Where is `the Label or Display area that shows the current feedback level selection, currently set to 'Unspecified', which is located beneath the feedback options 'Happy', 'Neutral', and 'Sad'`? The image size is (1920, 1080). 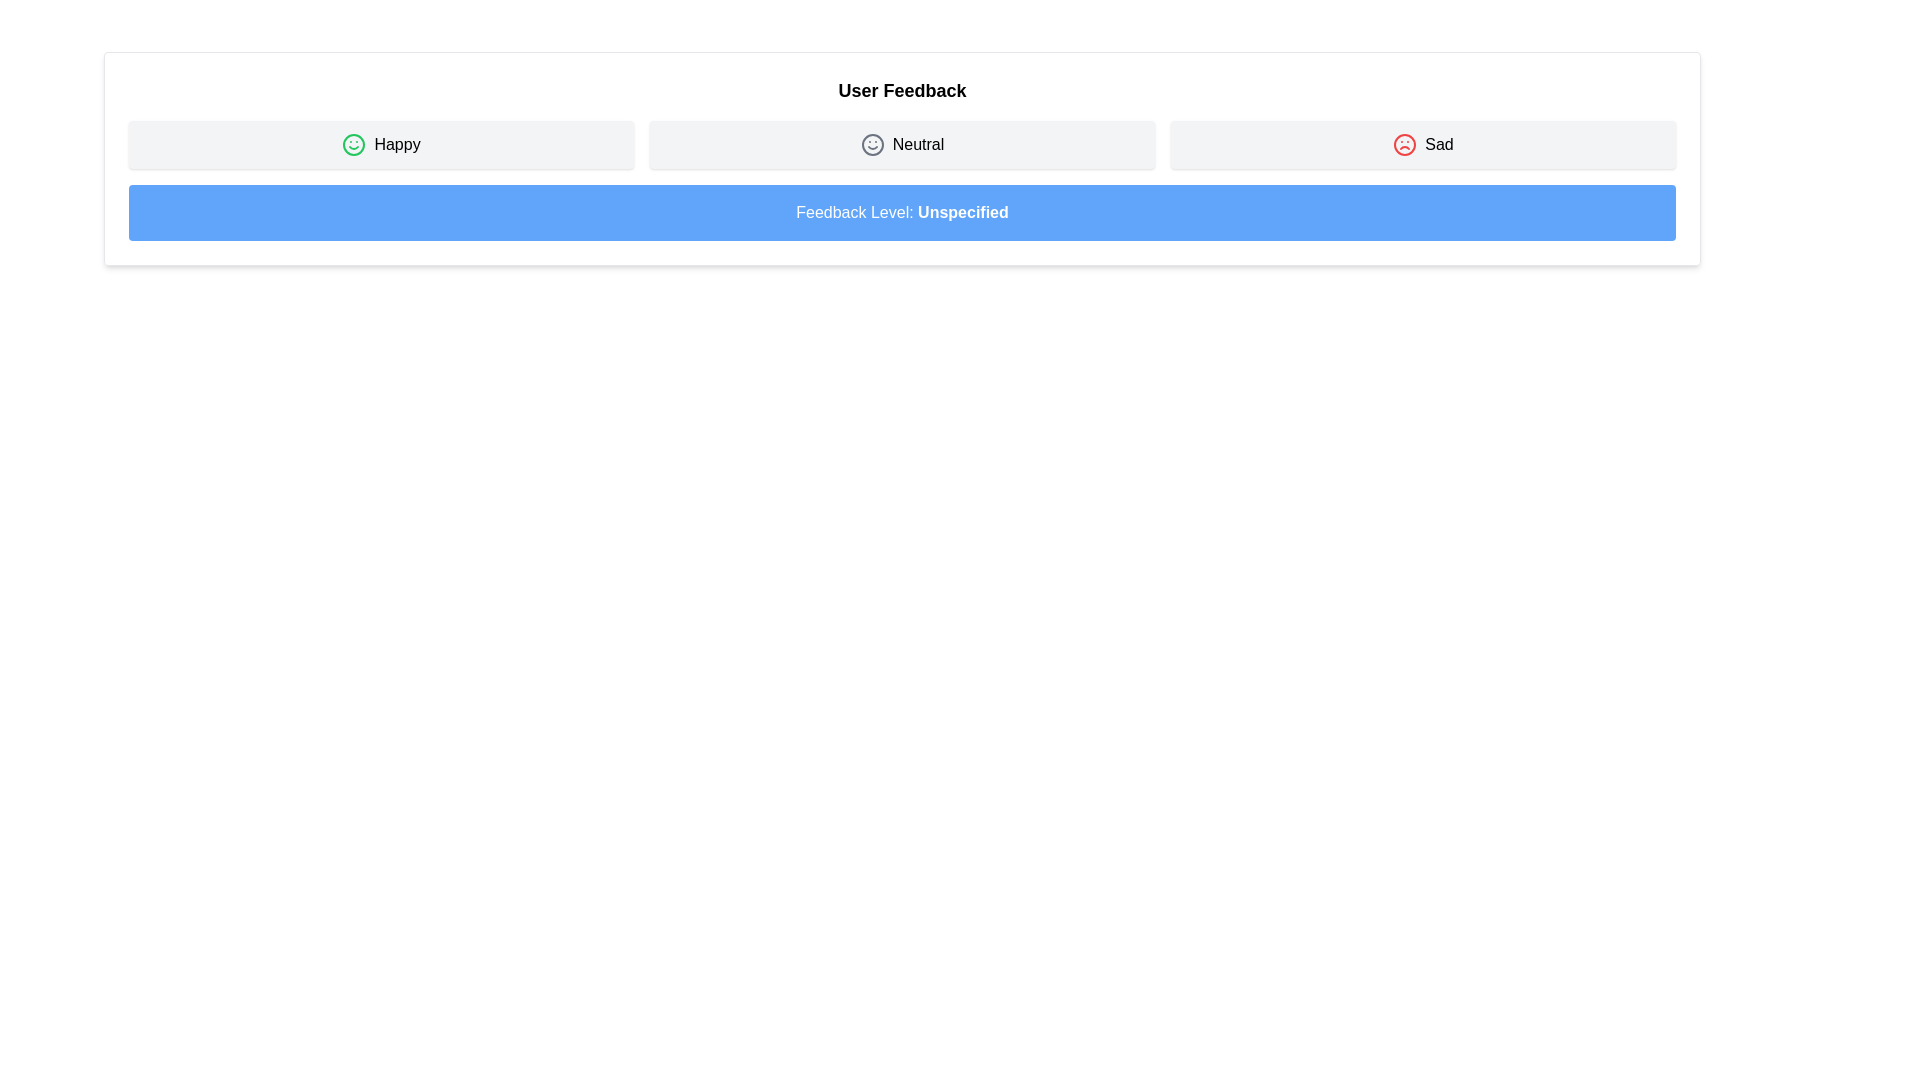 the Label or Display area that shows the current feedback level selection, currently set to 'Unspecified', which is located beneath the feedback options 'Happy', 'Neutral', and 'Sad' is located at coordinates (901, 212).